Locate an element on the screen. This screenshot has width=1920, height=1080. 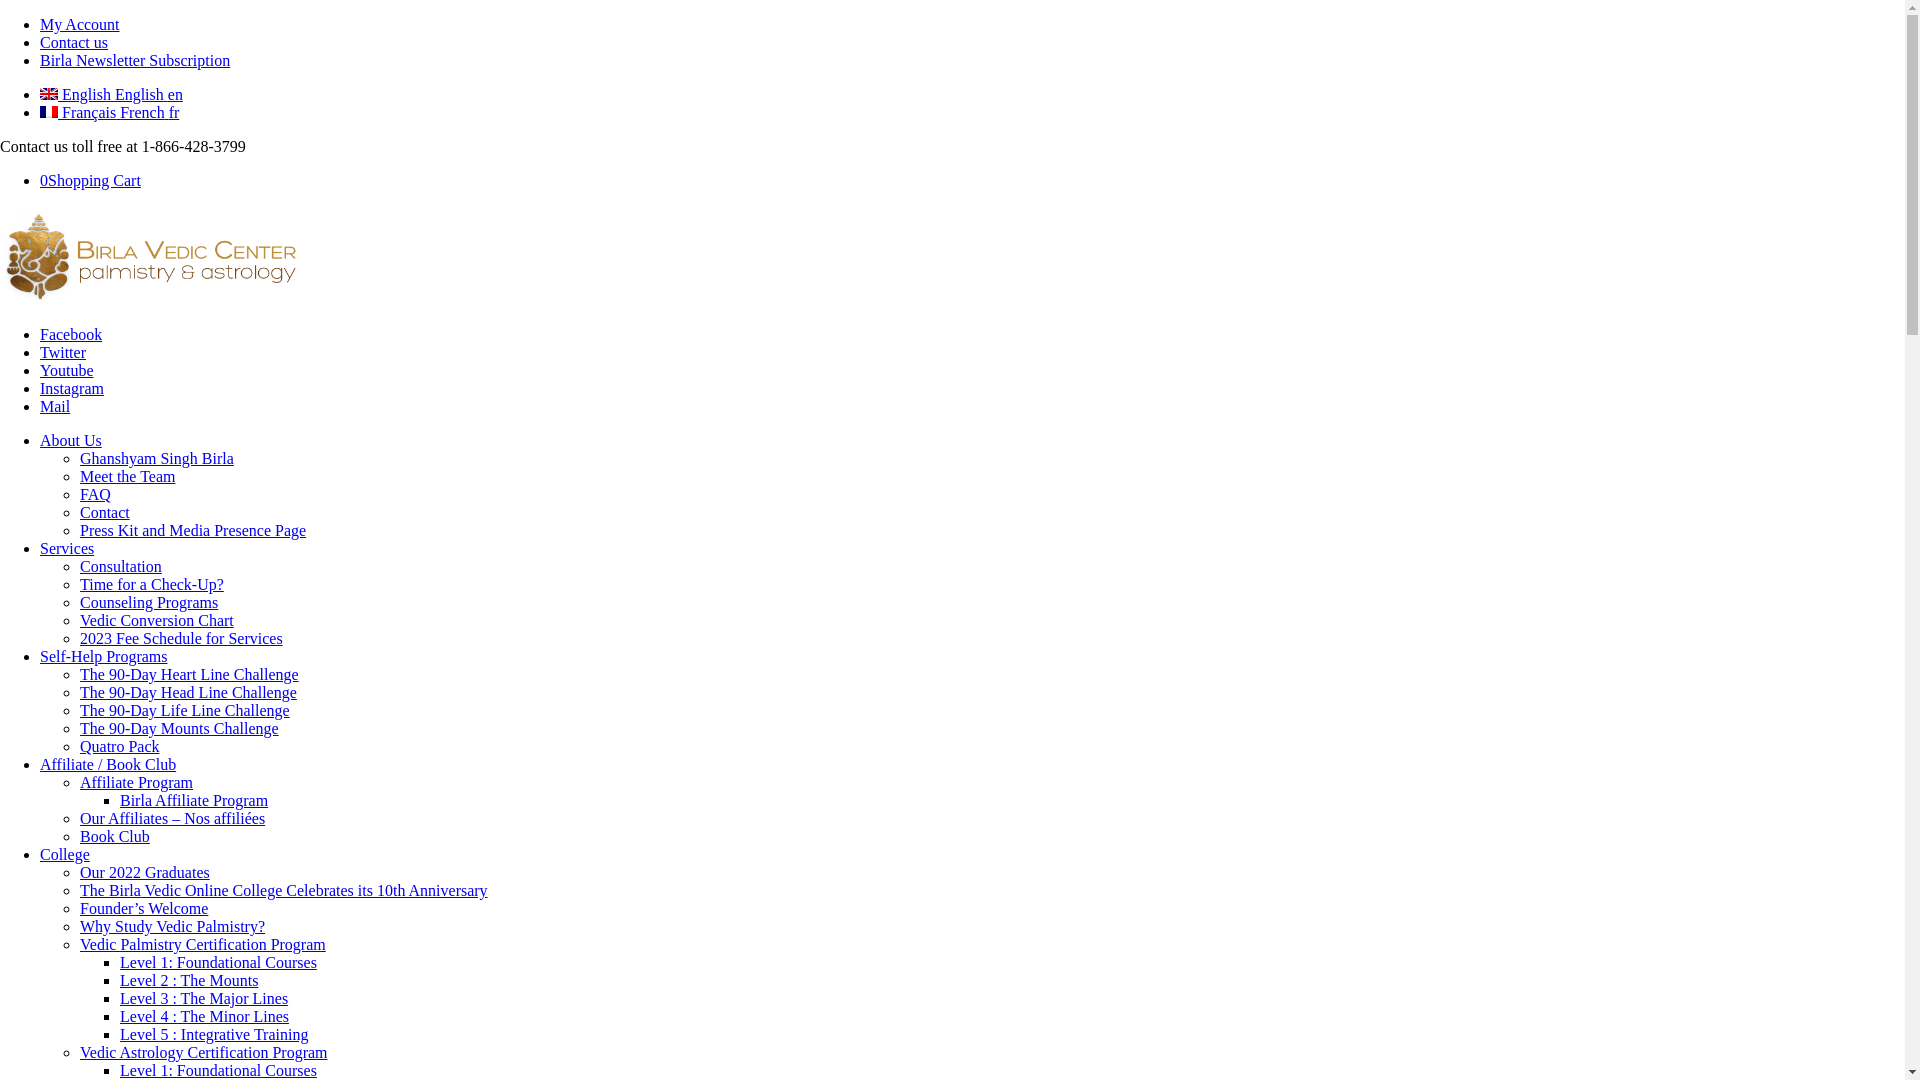
'Instagram' is located at coordinates (72, 388).